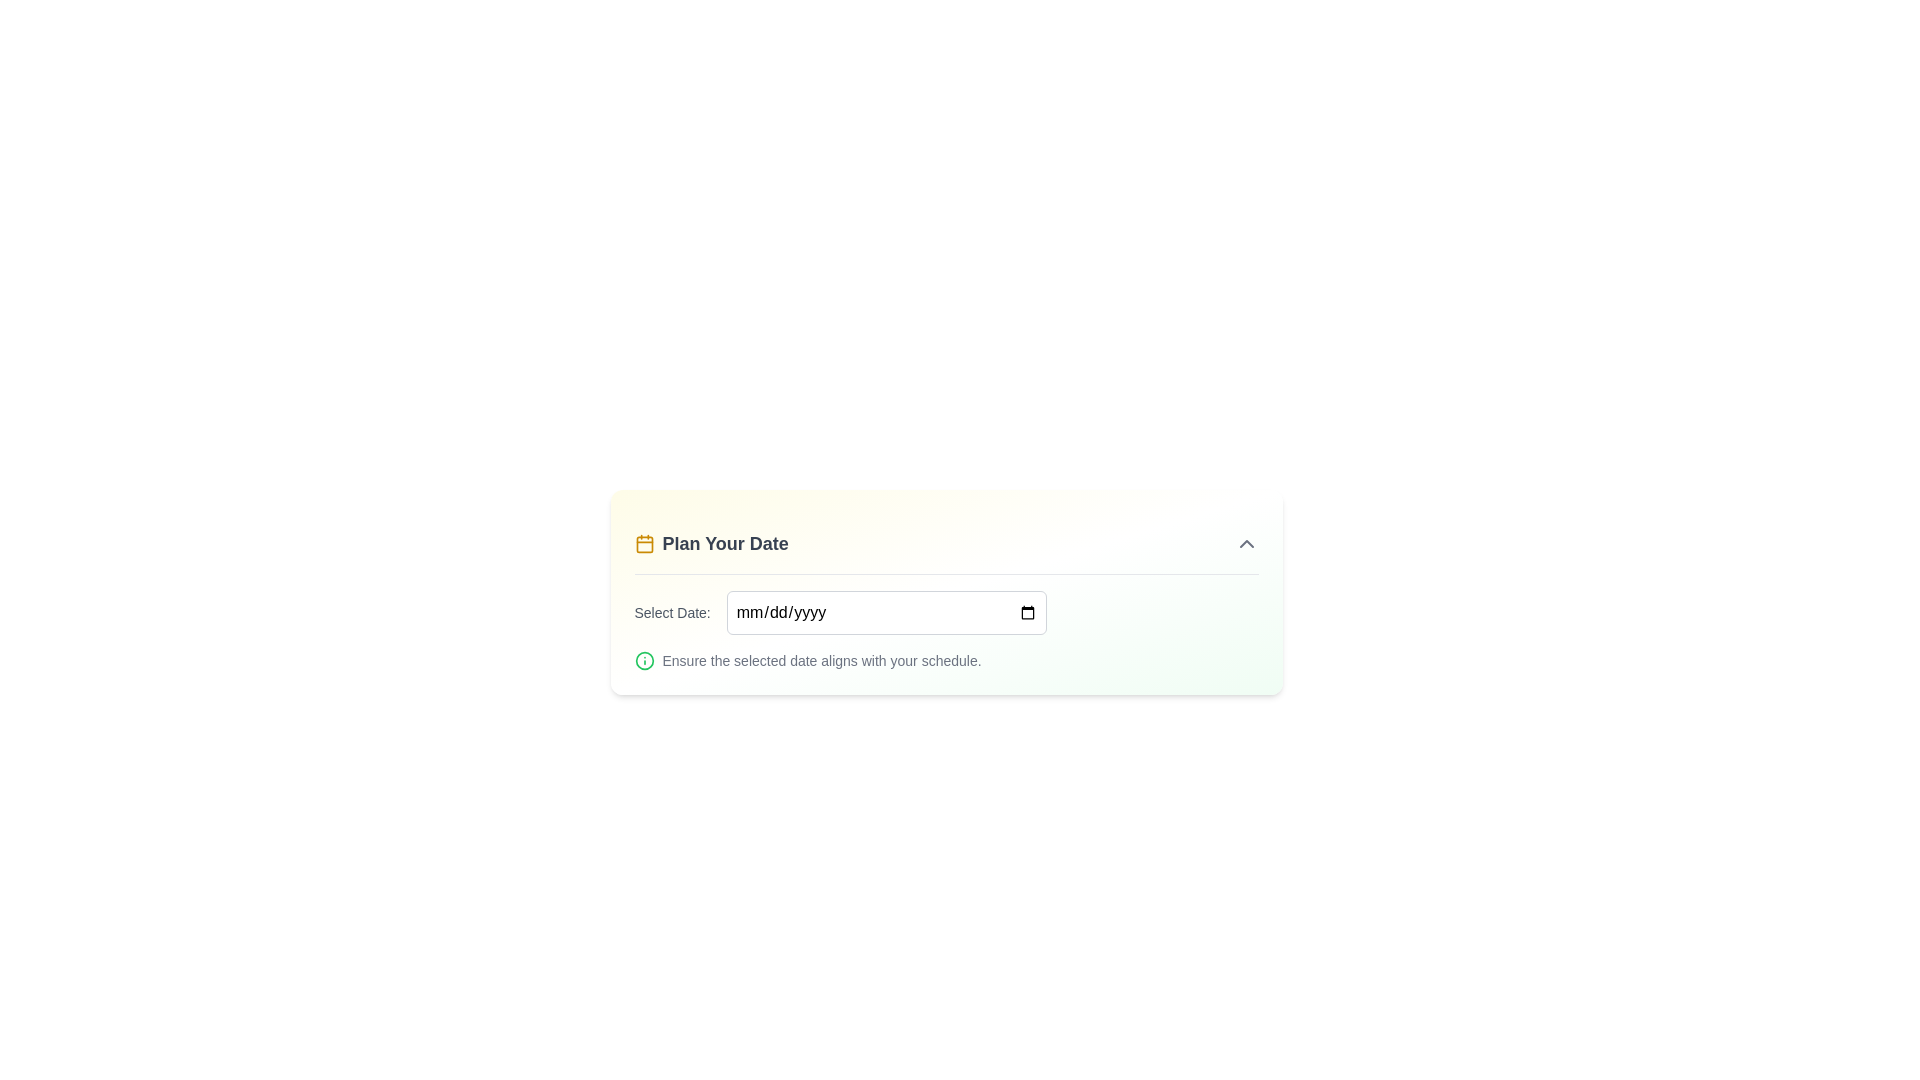 This screenshot has height=1080, width=1920. I want to click on the Chevron Up icon located in the top-right region of the 'Plan Your Date' card, which serves as a toggle for expanding or collapsing the section, so click(1245, 543).